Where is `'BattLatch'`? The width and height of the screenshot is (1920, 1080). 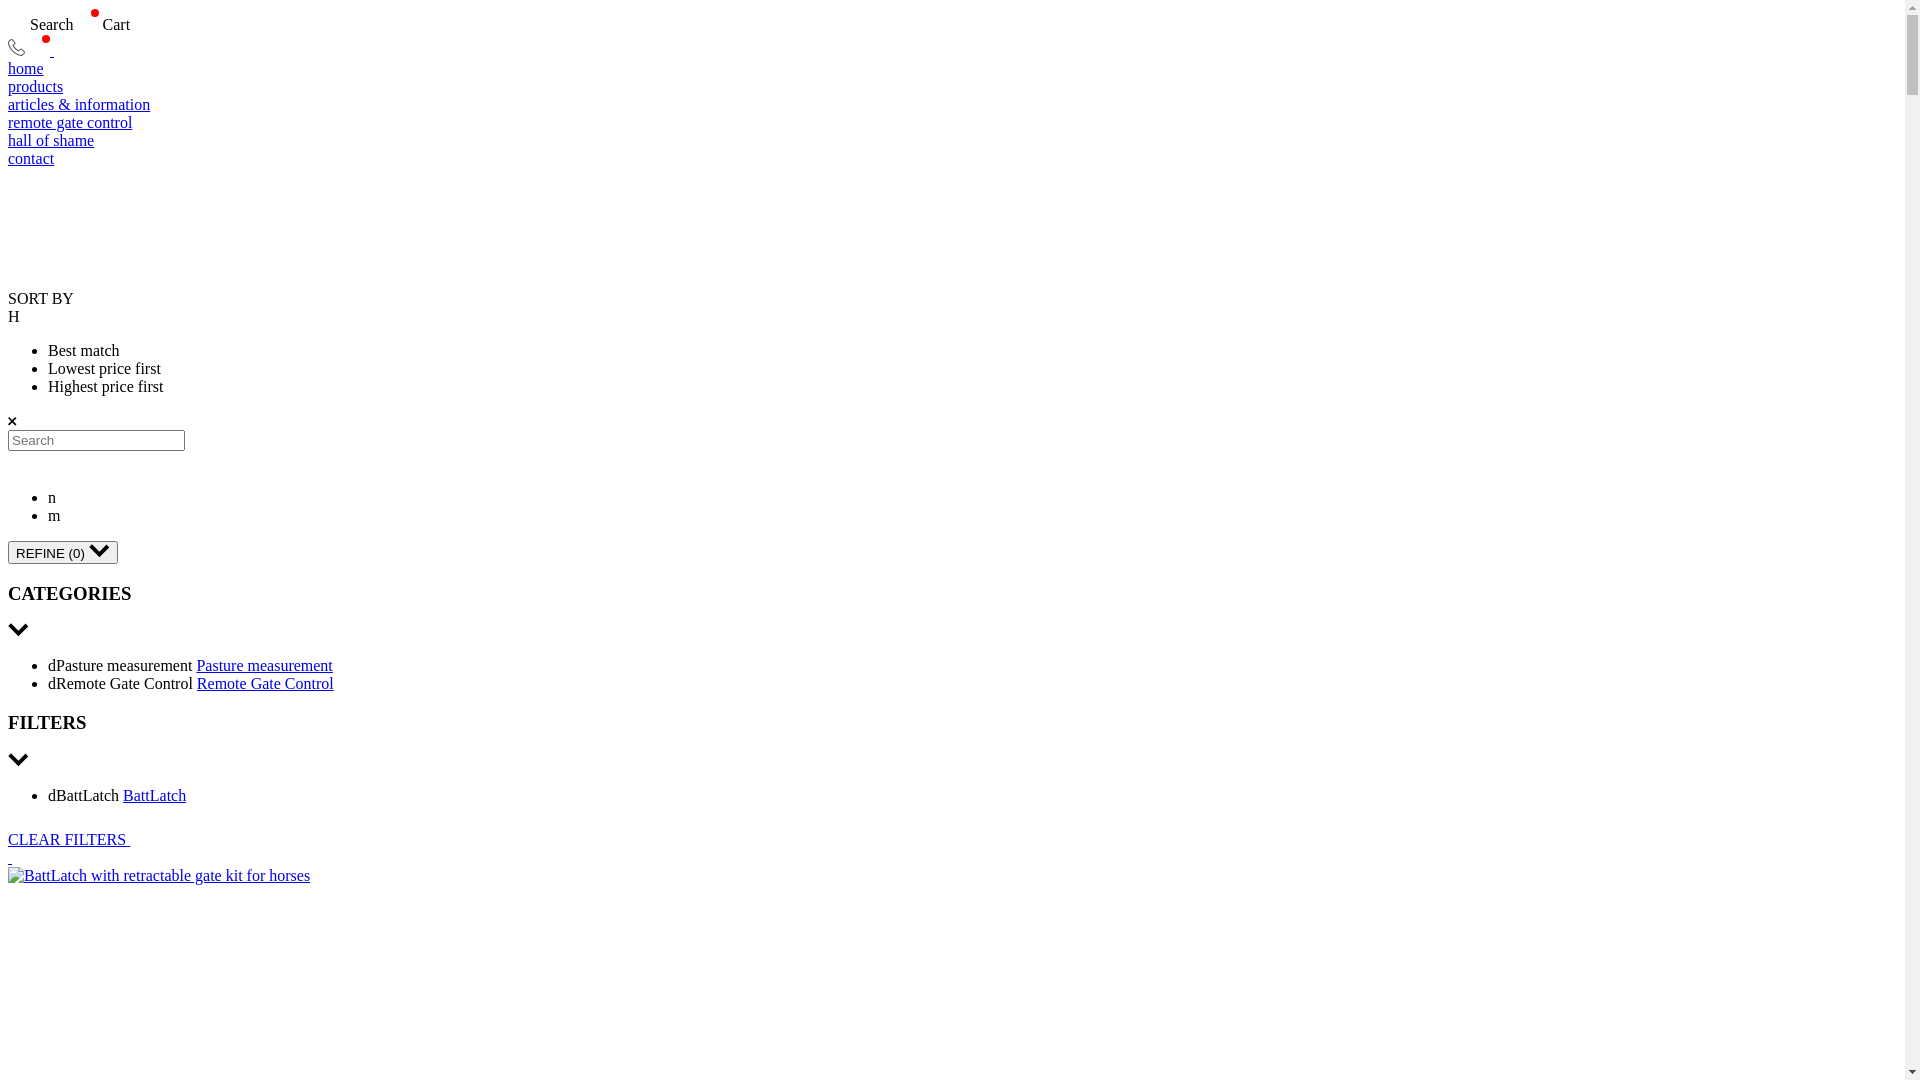
'BattLatch' is located at coordinates (153, 794).